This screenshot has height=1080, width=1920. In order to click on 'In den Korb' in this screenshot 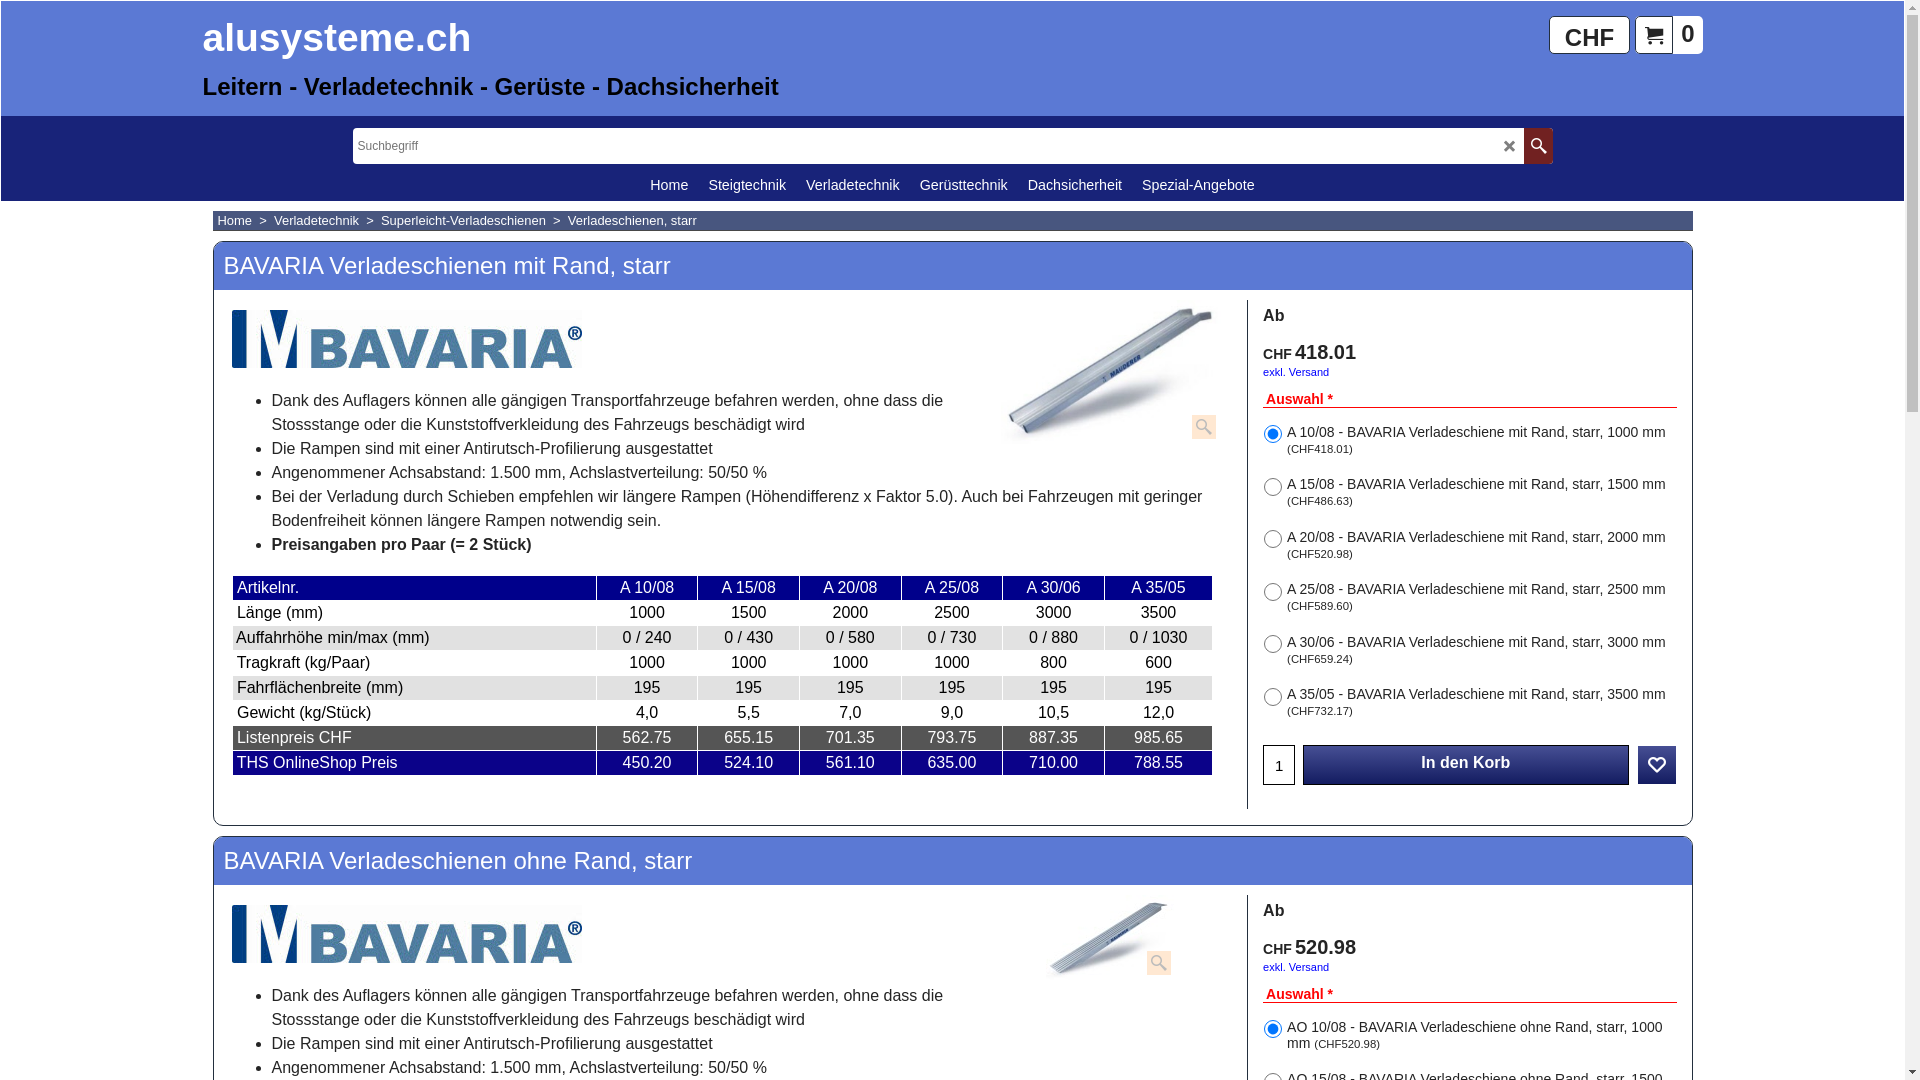, I will do `click(1465, 764)`.